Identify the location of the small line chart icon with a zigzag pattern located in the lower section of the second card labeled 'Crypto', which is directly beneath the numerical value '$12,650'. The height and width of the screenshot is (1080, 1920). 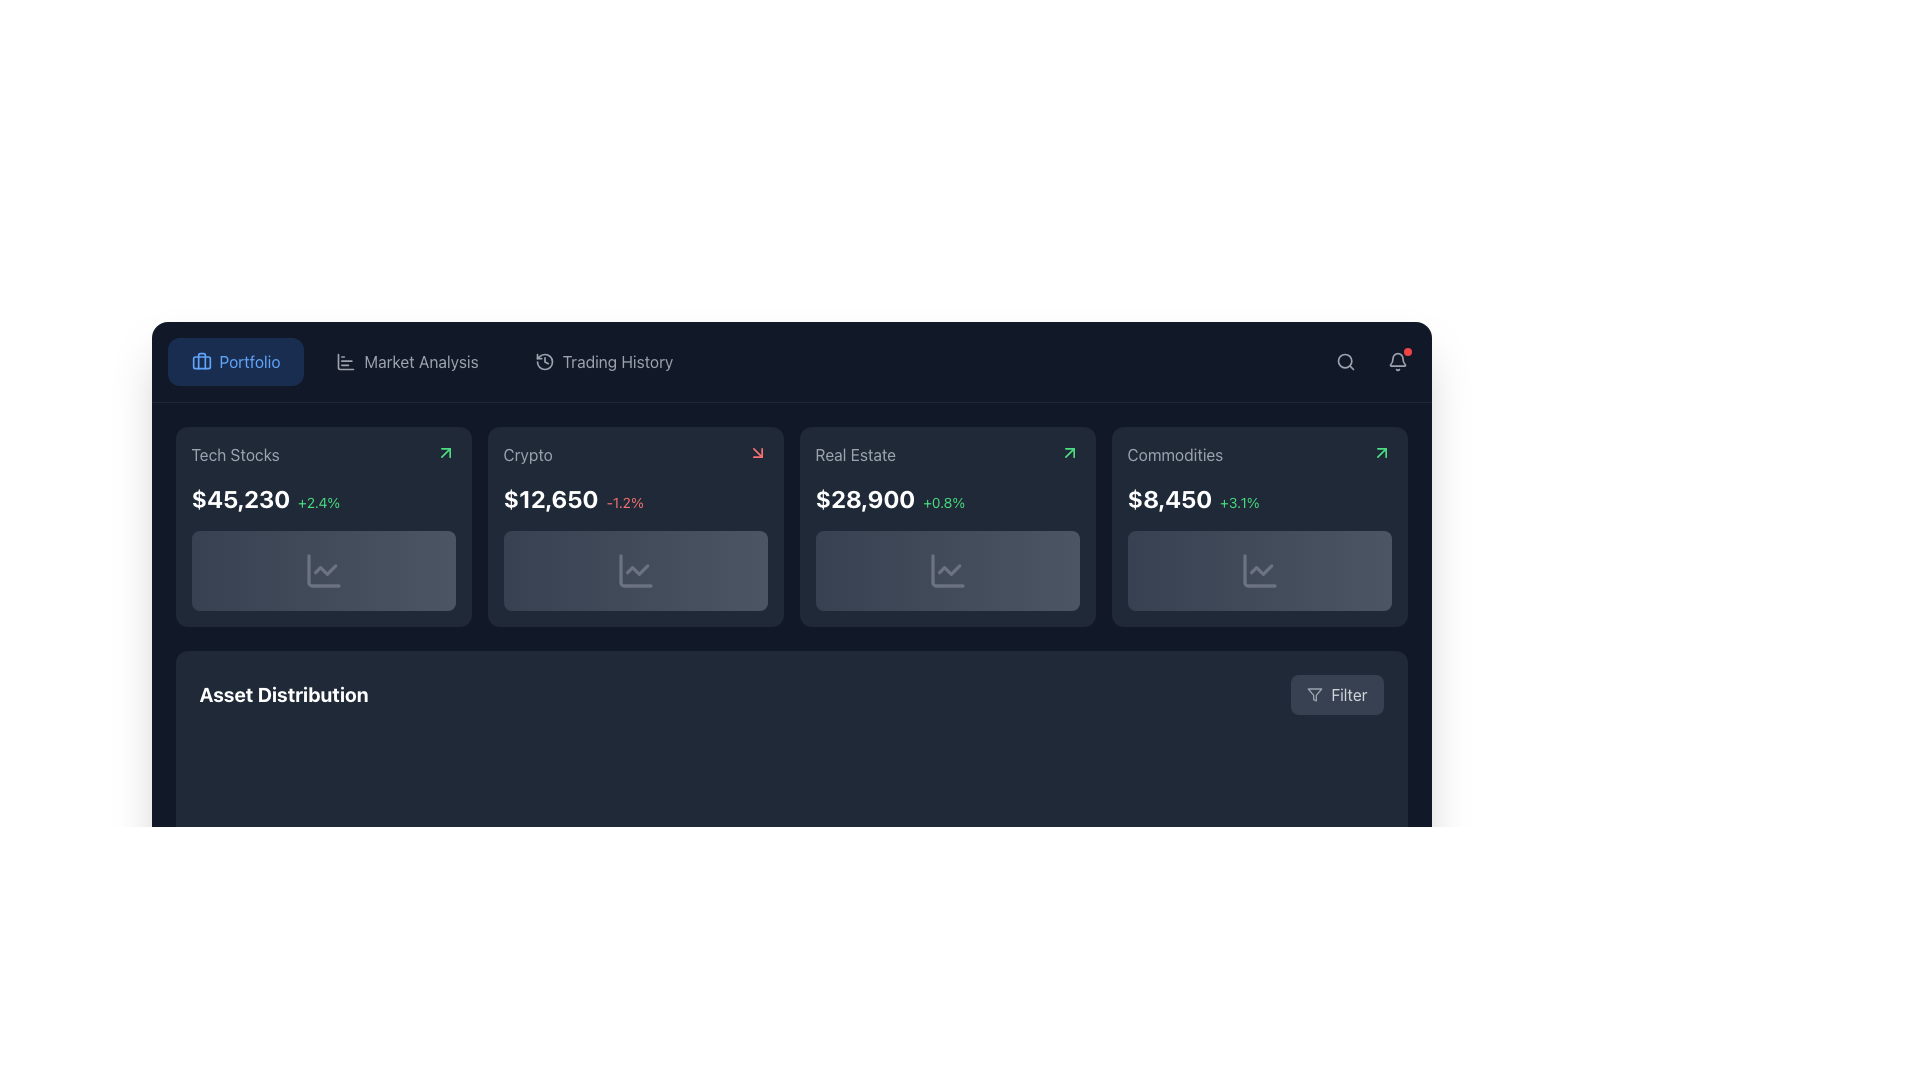
(636, 570).